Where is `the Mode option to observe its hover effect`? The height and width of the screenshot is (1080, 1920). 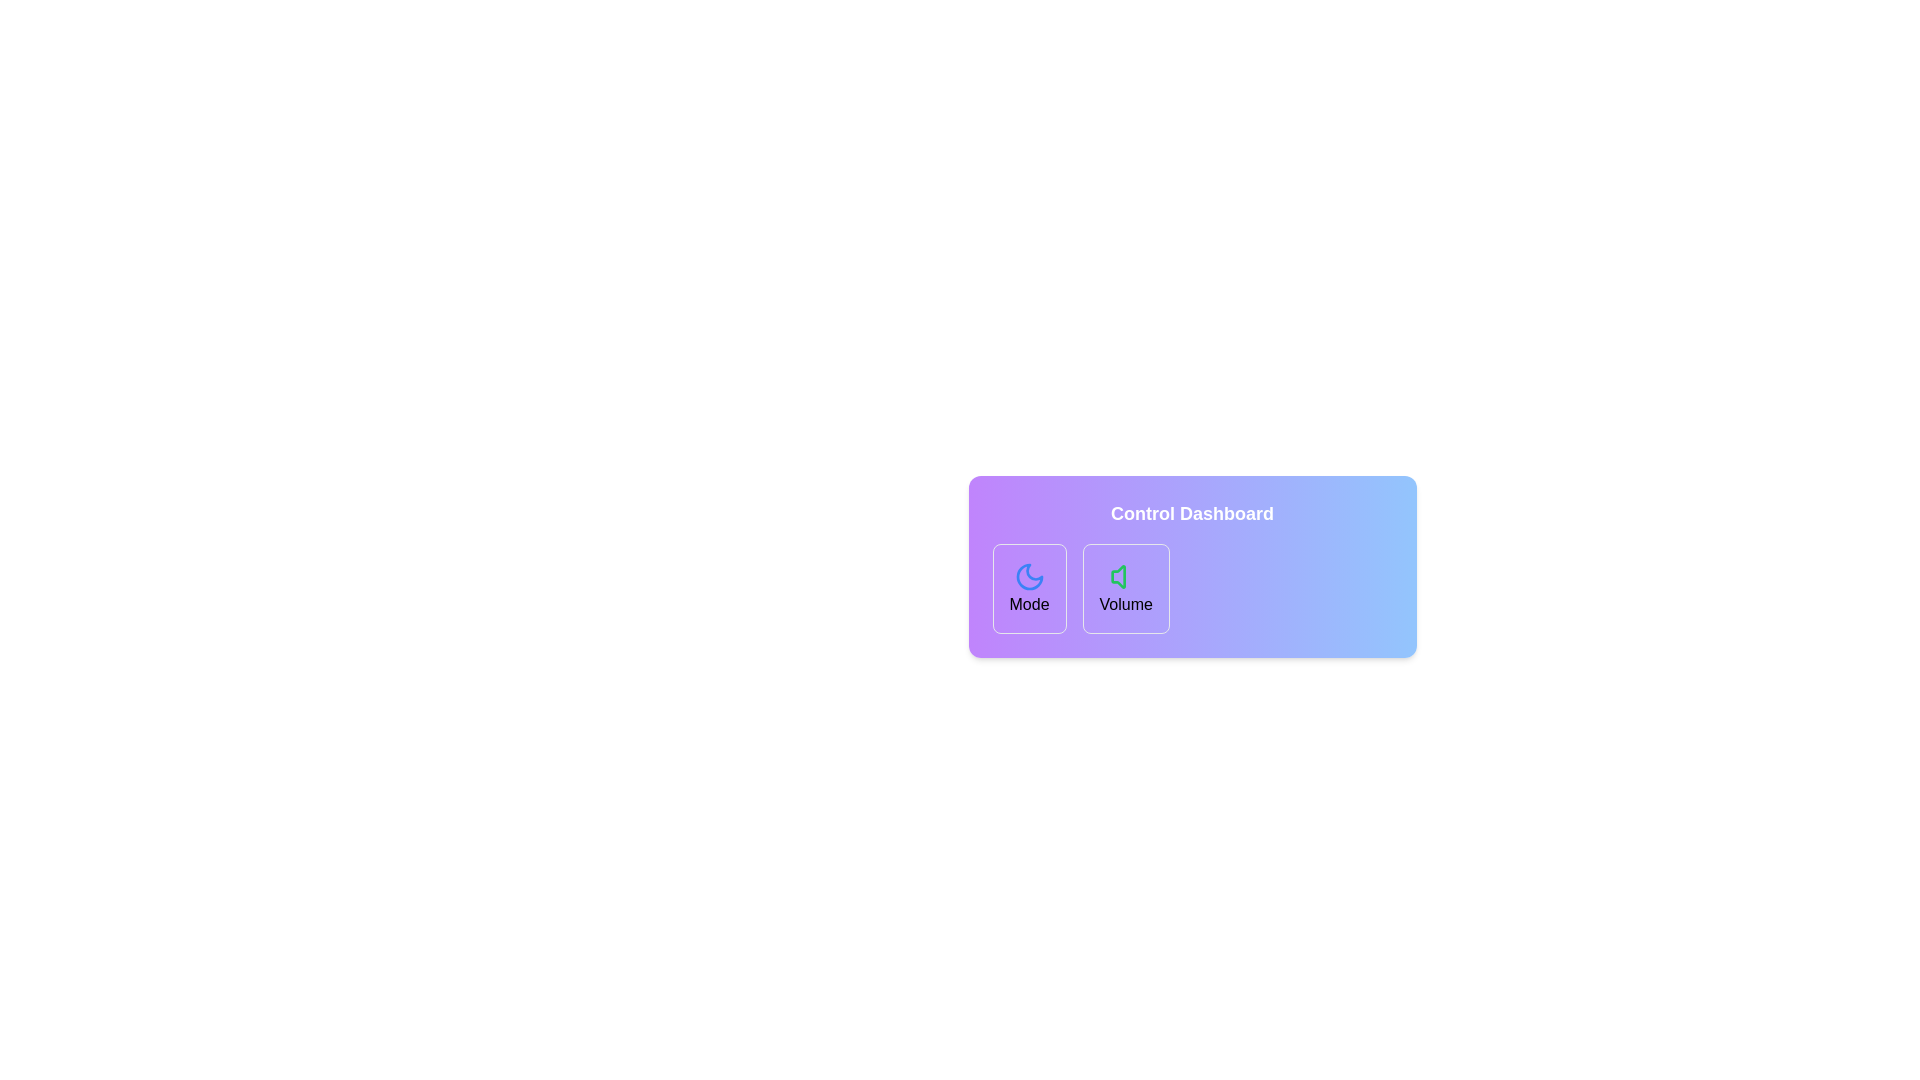
the Mode option to observe its hover effect is located at coordinates (1029, 588).